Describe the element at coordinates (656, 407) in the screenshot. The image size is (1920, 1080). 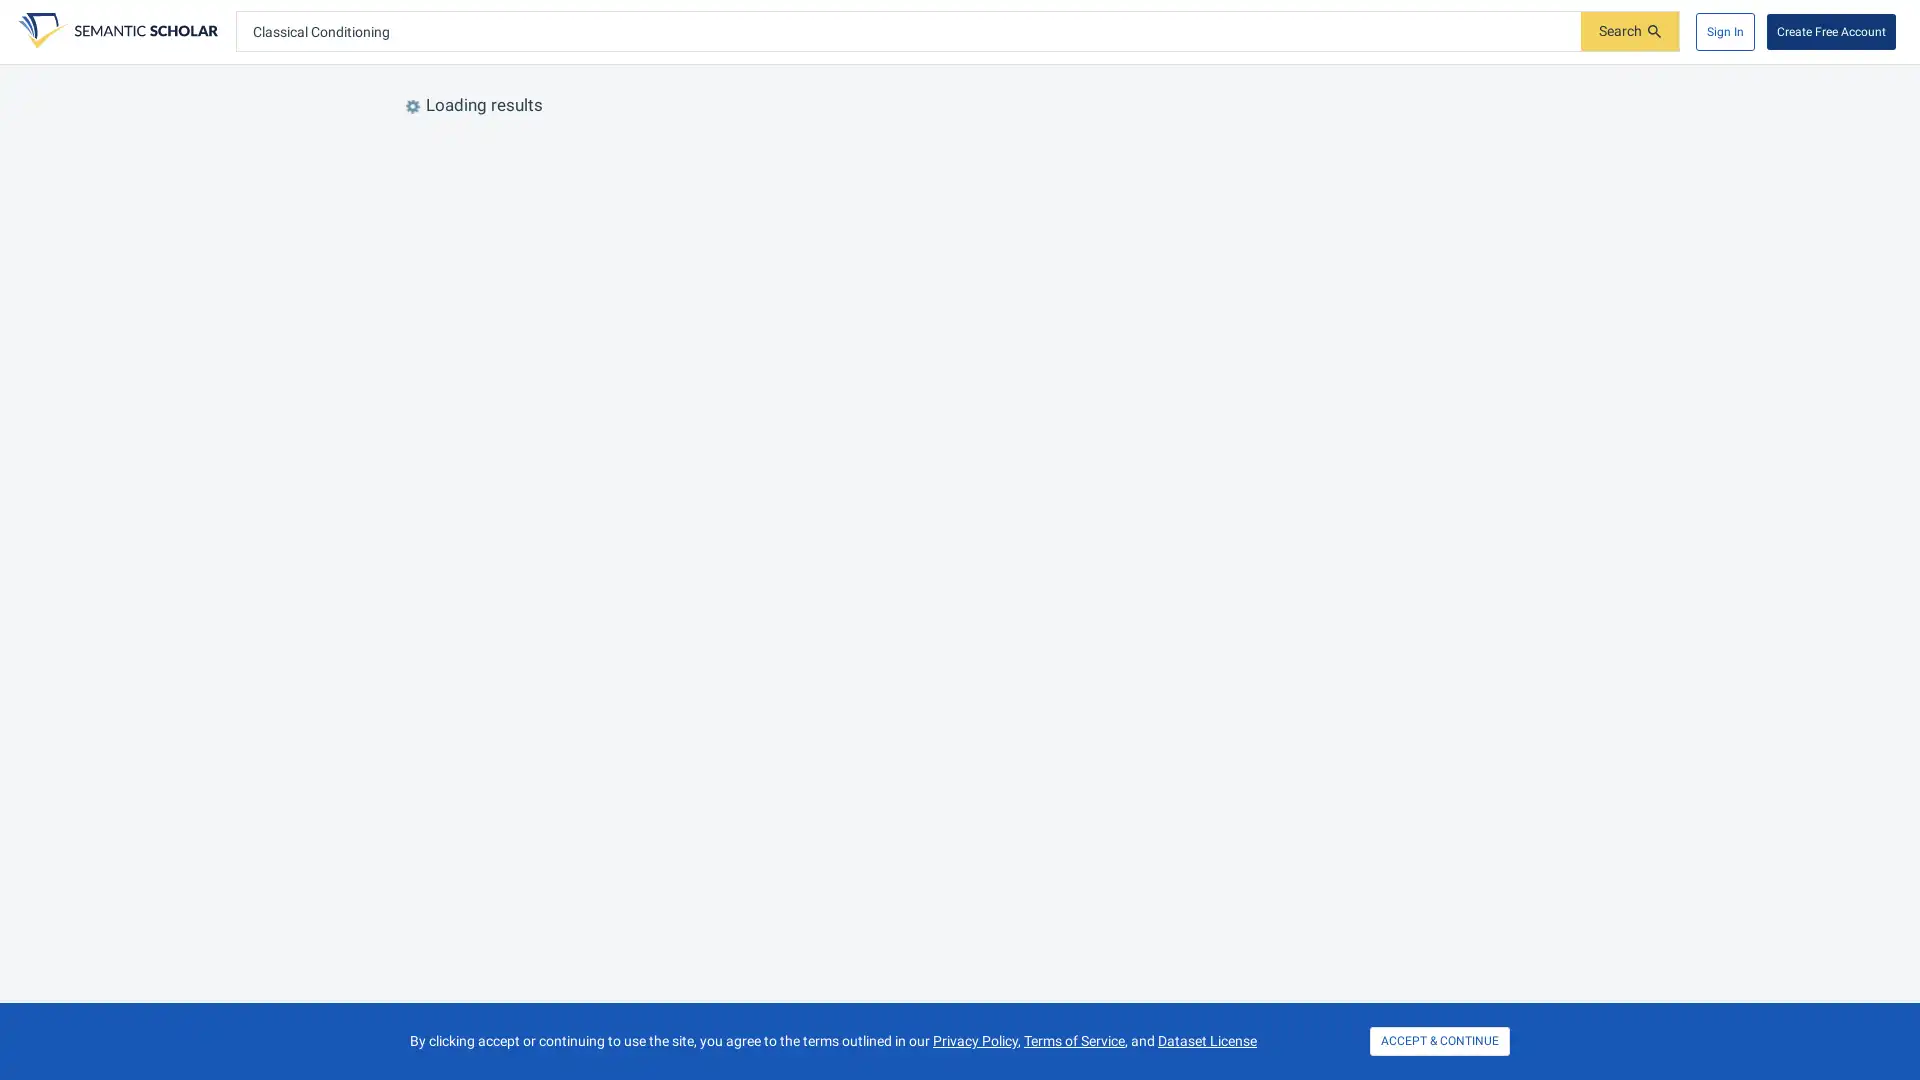
I see `Cite this paper` at that location.